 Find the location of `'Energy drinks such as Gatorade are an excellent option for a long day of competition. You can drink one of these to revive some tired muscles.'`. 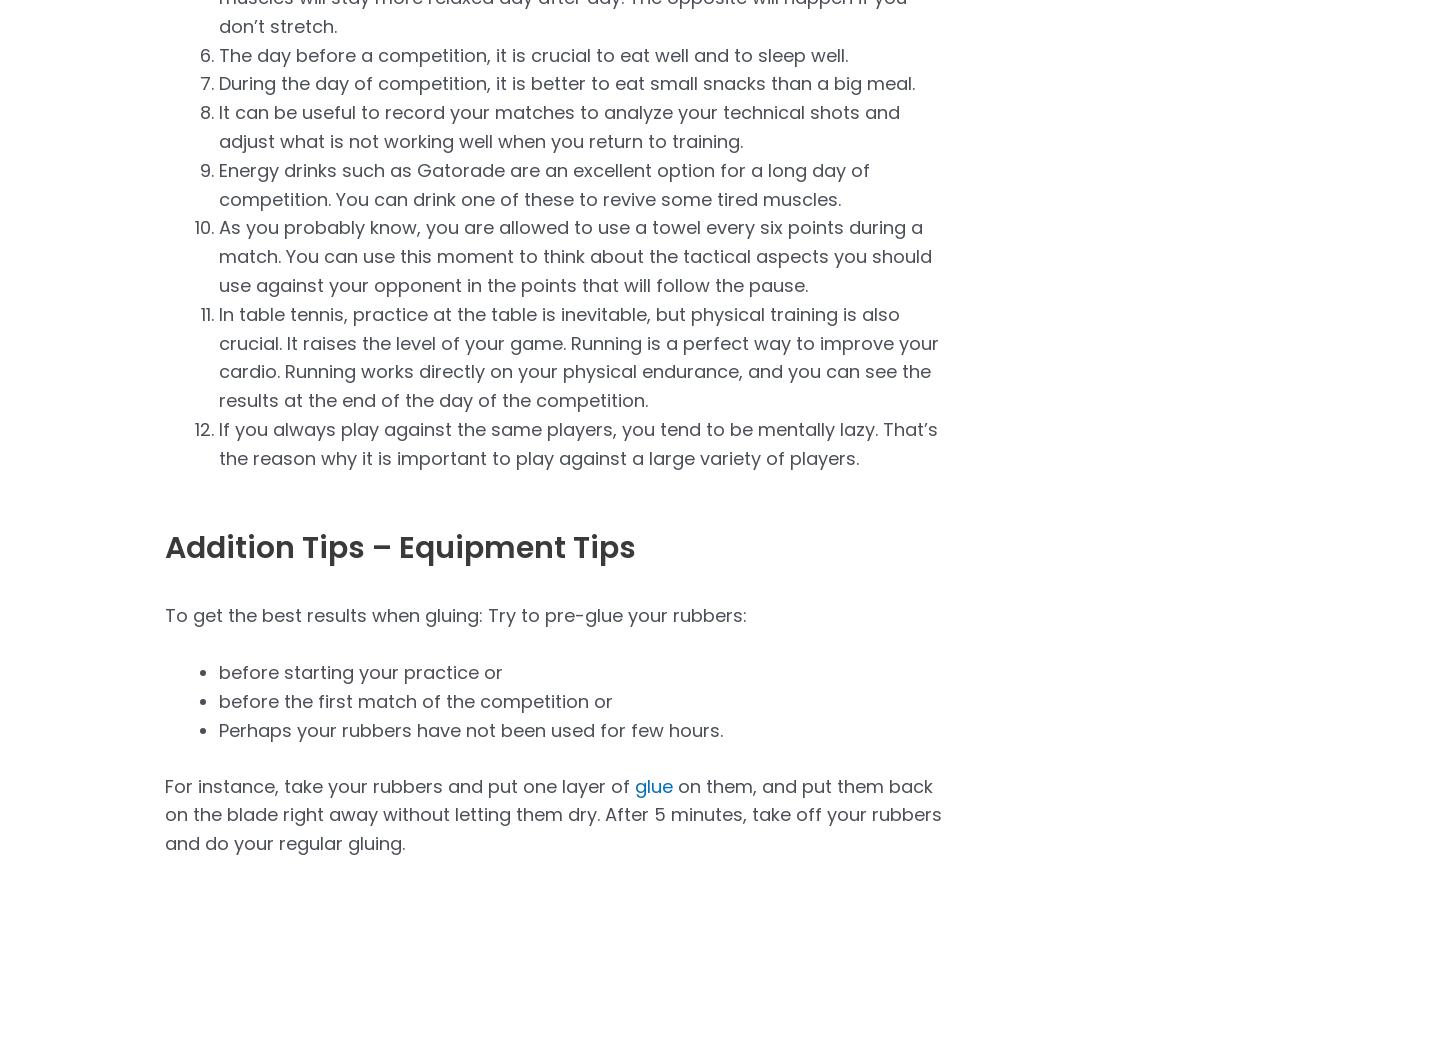

'Energy drinks such as Gatorade are an excellent option for a long day of competition. You can drink one of these to revive some tired muscles.' is located at coordinates (544, 182).